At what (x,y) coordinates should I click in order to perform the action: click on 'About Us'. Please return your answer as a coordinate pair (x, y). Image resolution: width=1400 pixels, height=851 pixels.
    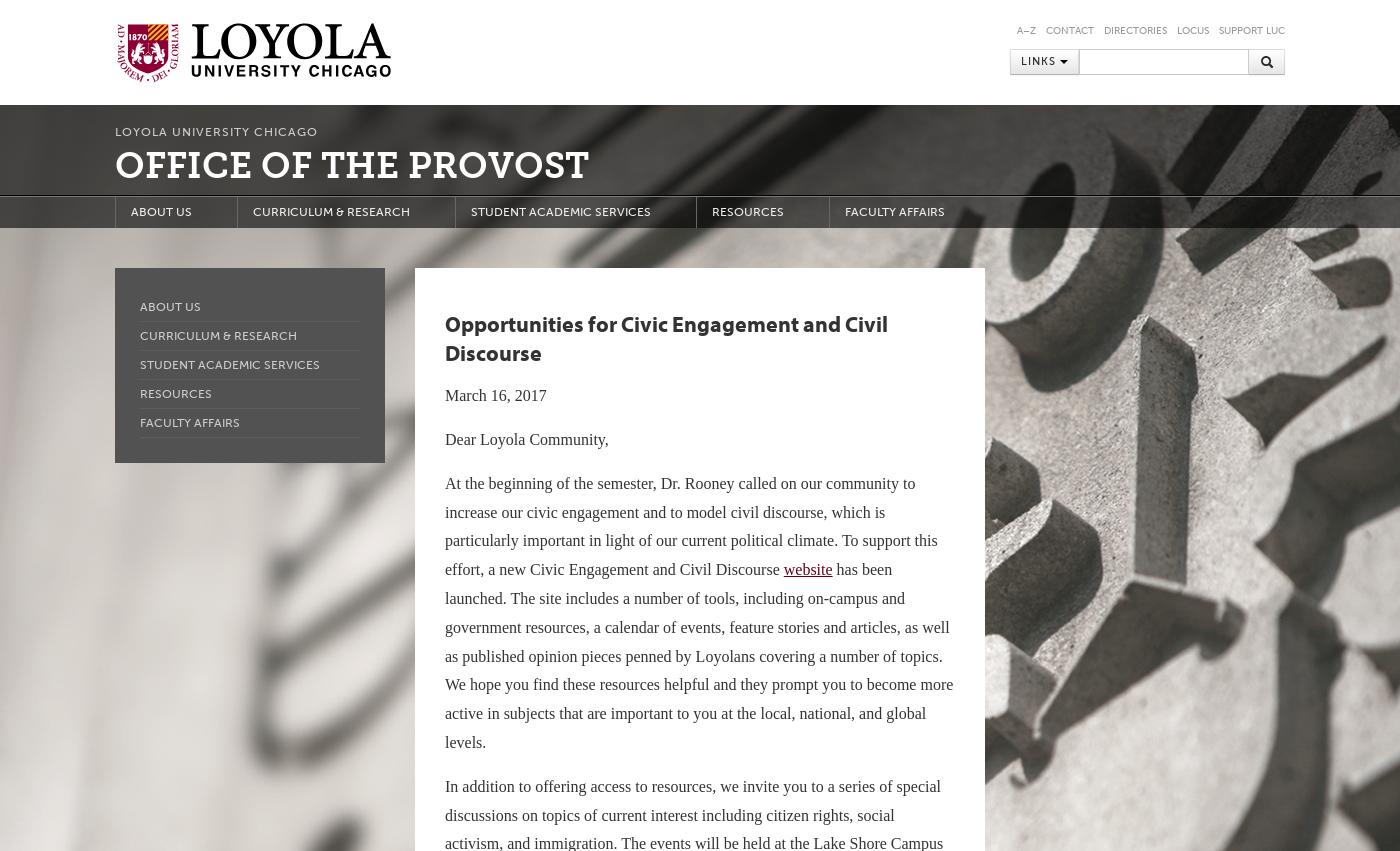
    Looking at the image, I should click on (170, 307).